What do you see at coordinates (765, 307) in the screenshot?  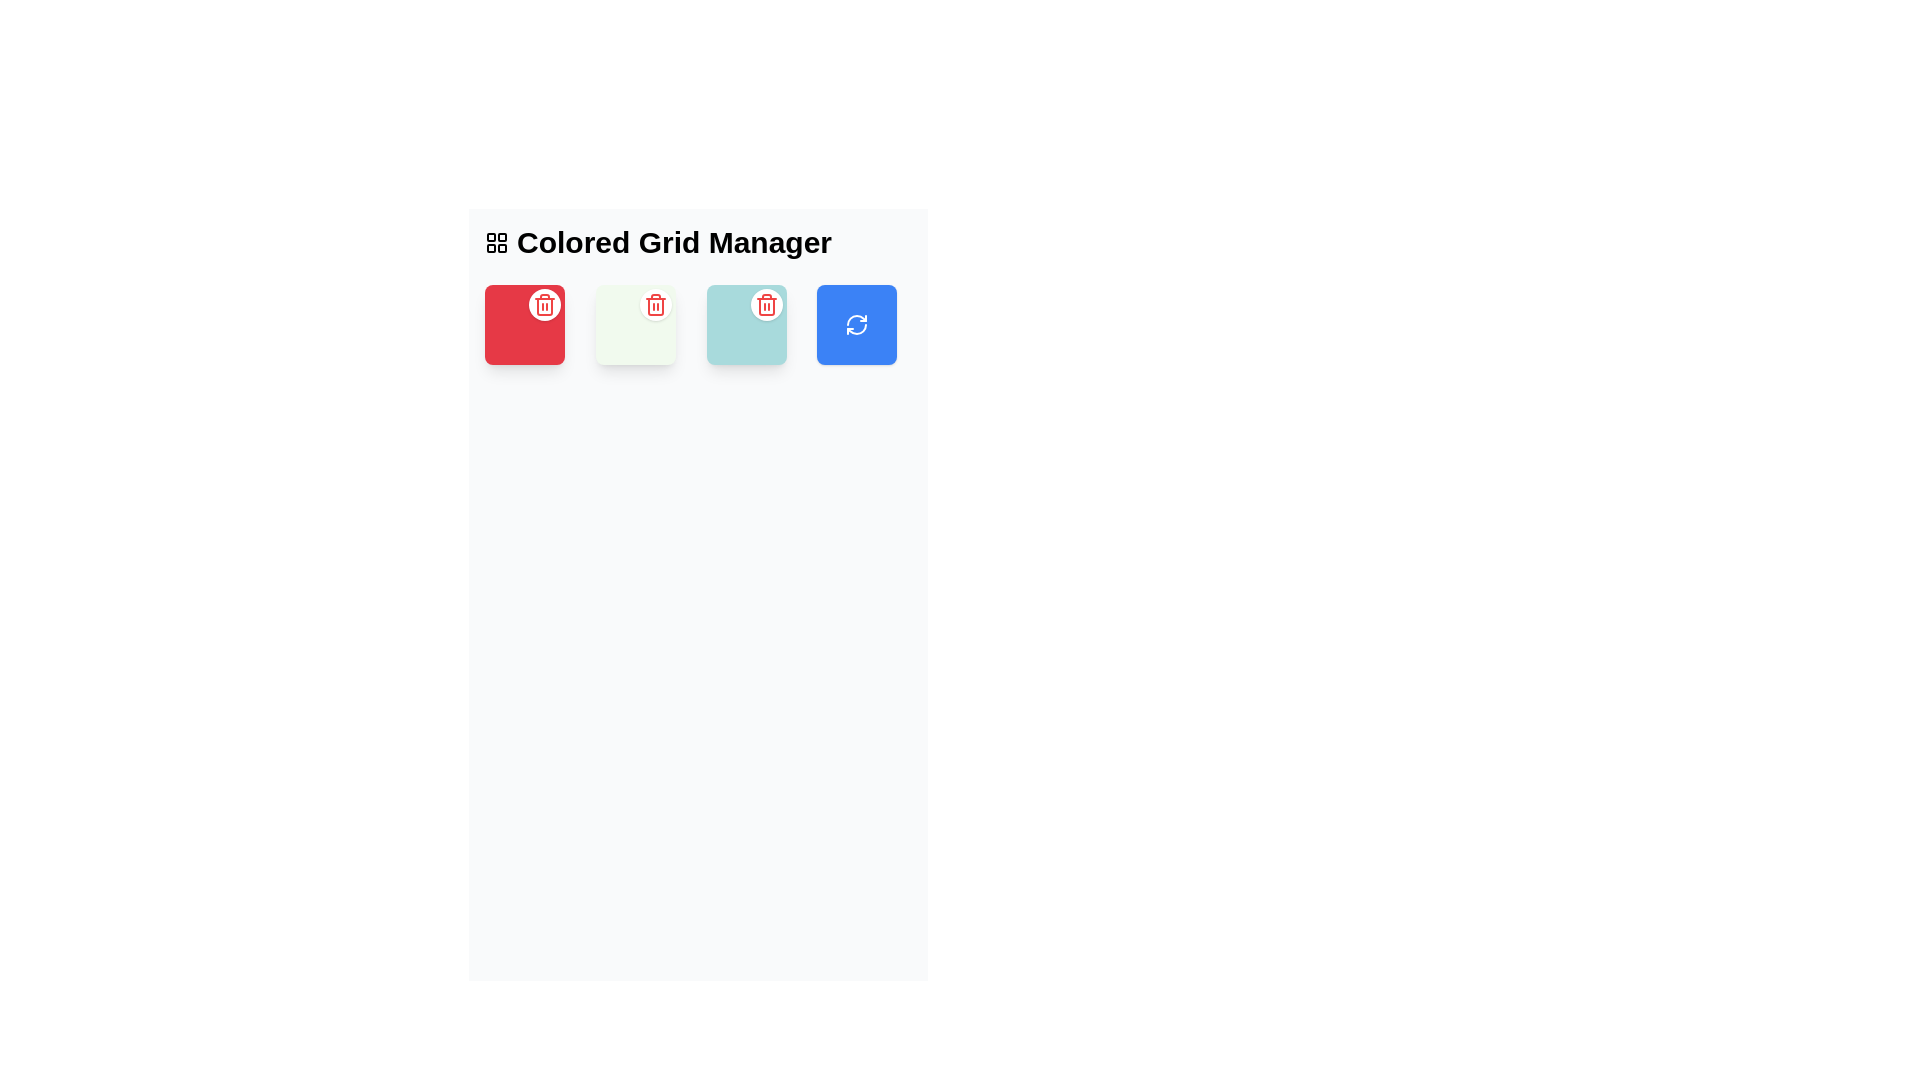 I see `the middle body portion of the trash can icon, which visually represents the main body structure of a trash can and indicates a delete action` at bounding box center [765, 307].